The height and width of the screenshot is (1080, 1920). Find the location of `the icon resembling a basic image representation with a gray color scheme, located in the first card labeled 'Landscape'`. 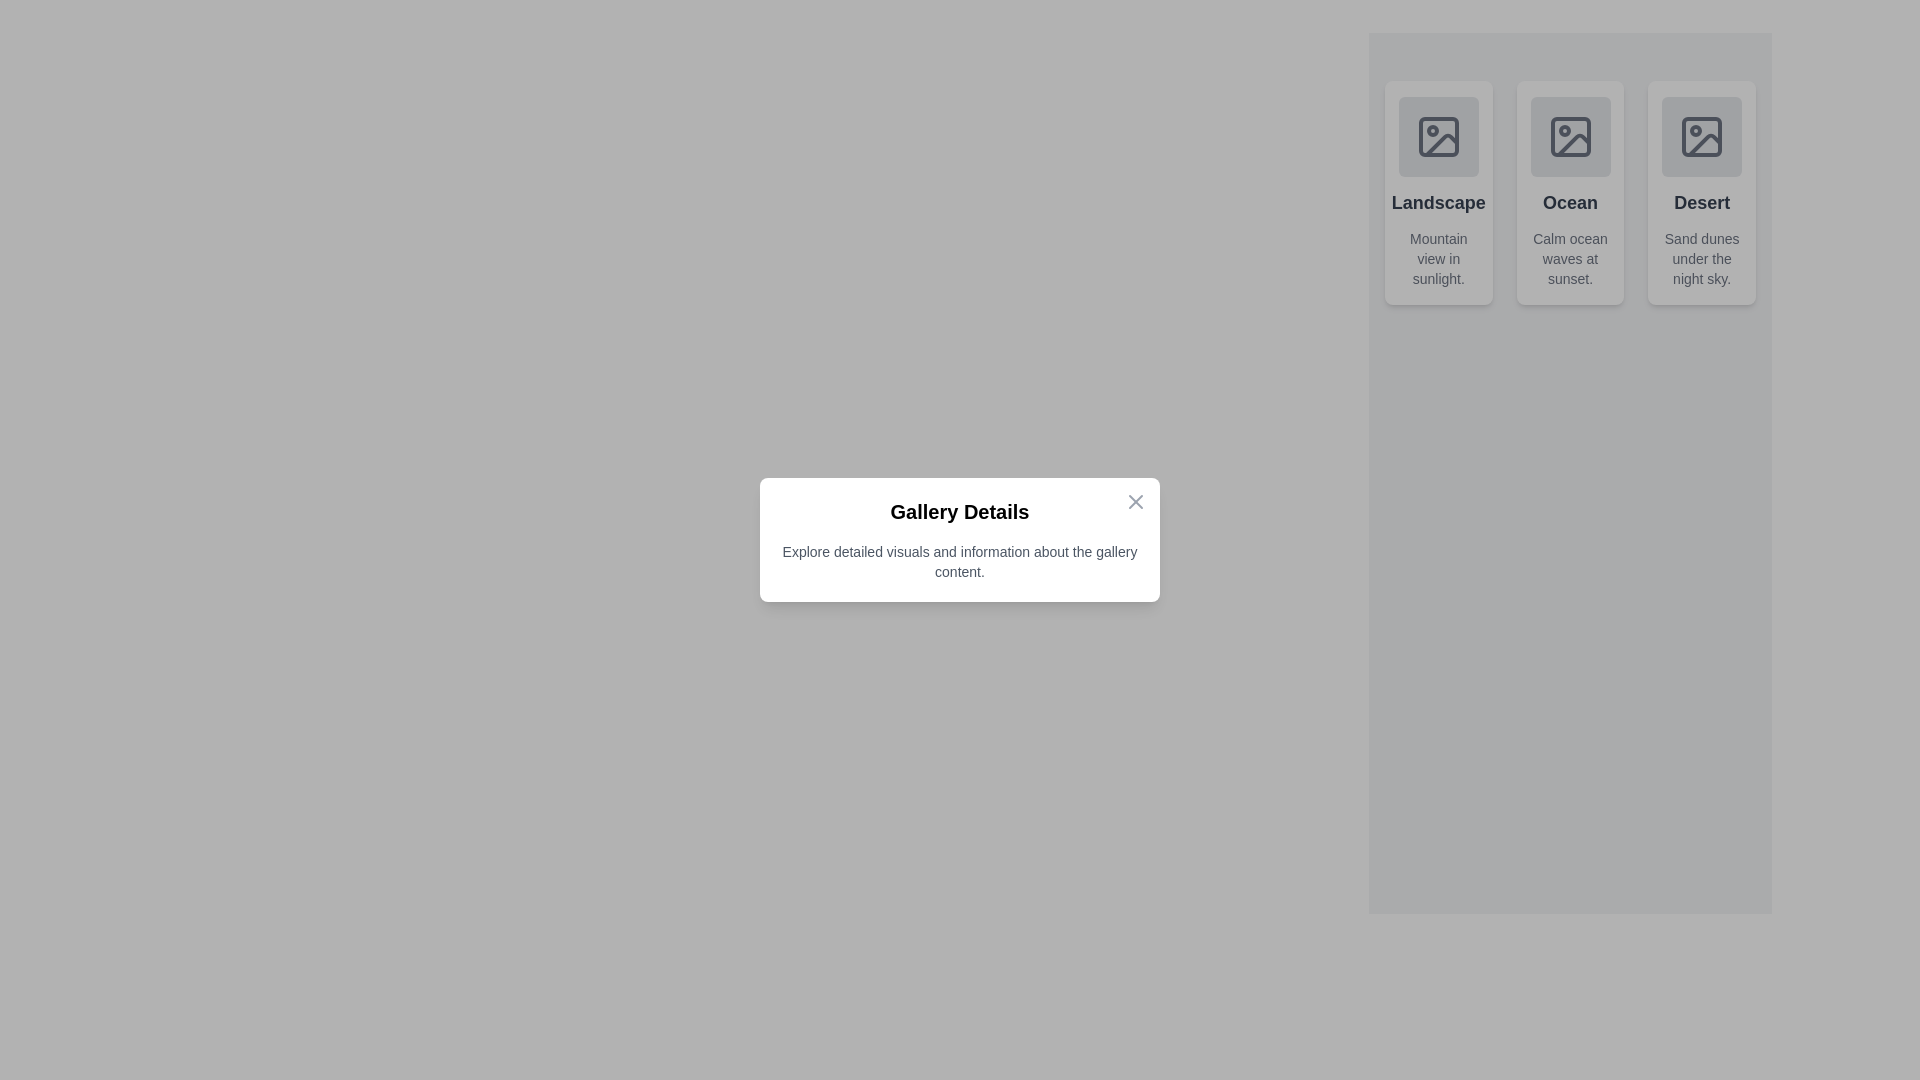

the icon resembling a basic image representation with a gray color scheme, located in the first card labeled 'Landscape' is located at coordinates (1437, 136).